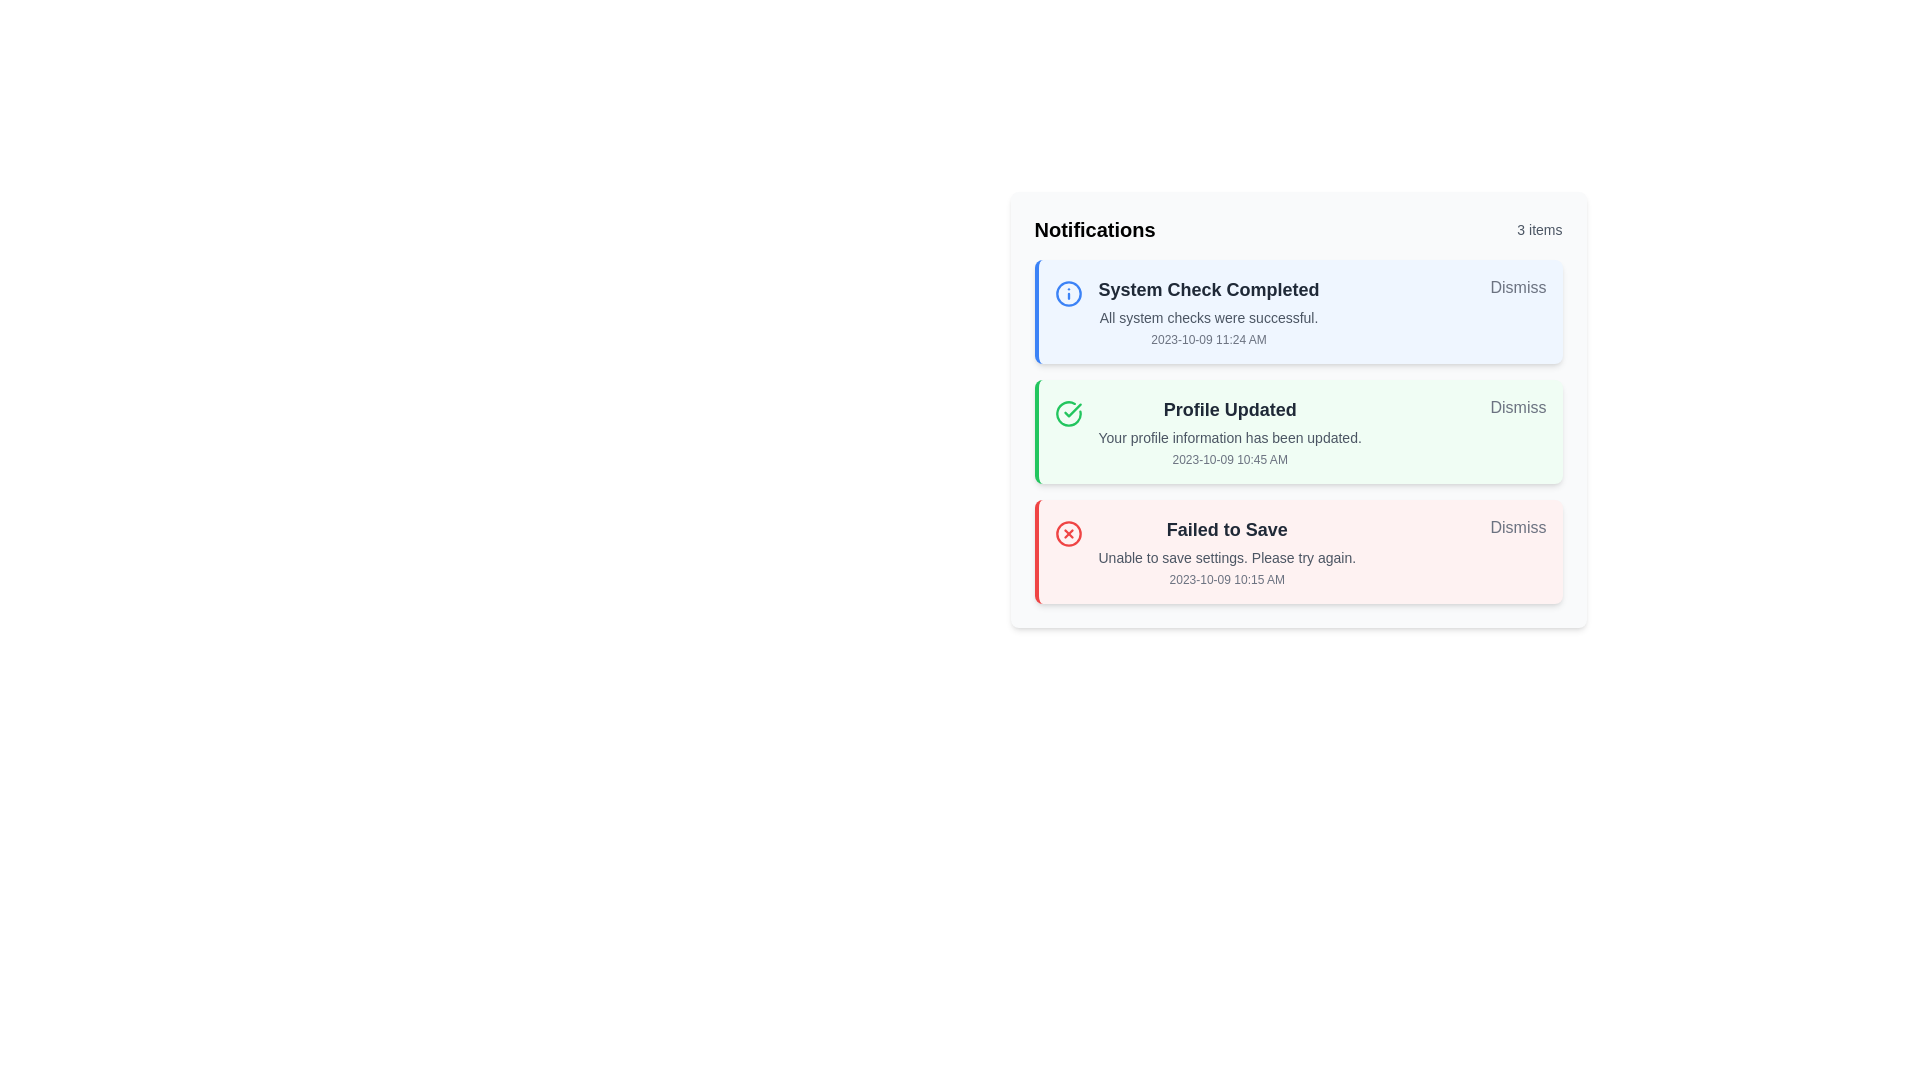  I want to click on the green checkmark icon enclosed within a circle, located to the left of the 'Profile Updated' text in the notification card, so click(1067, 412).